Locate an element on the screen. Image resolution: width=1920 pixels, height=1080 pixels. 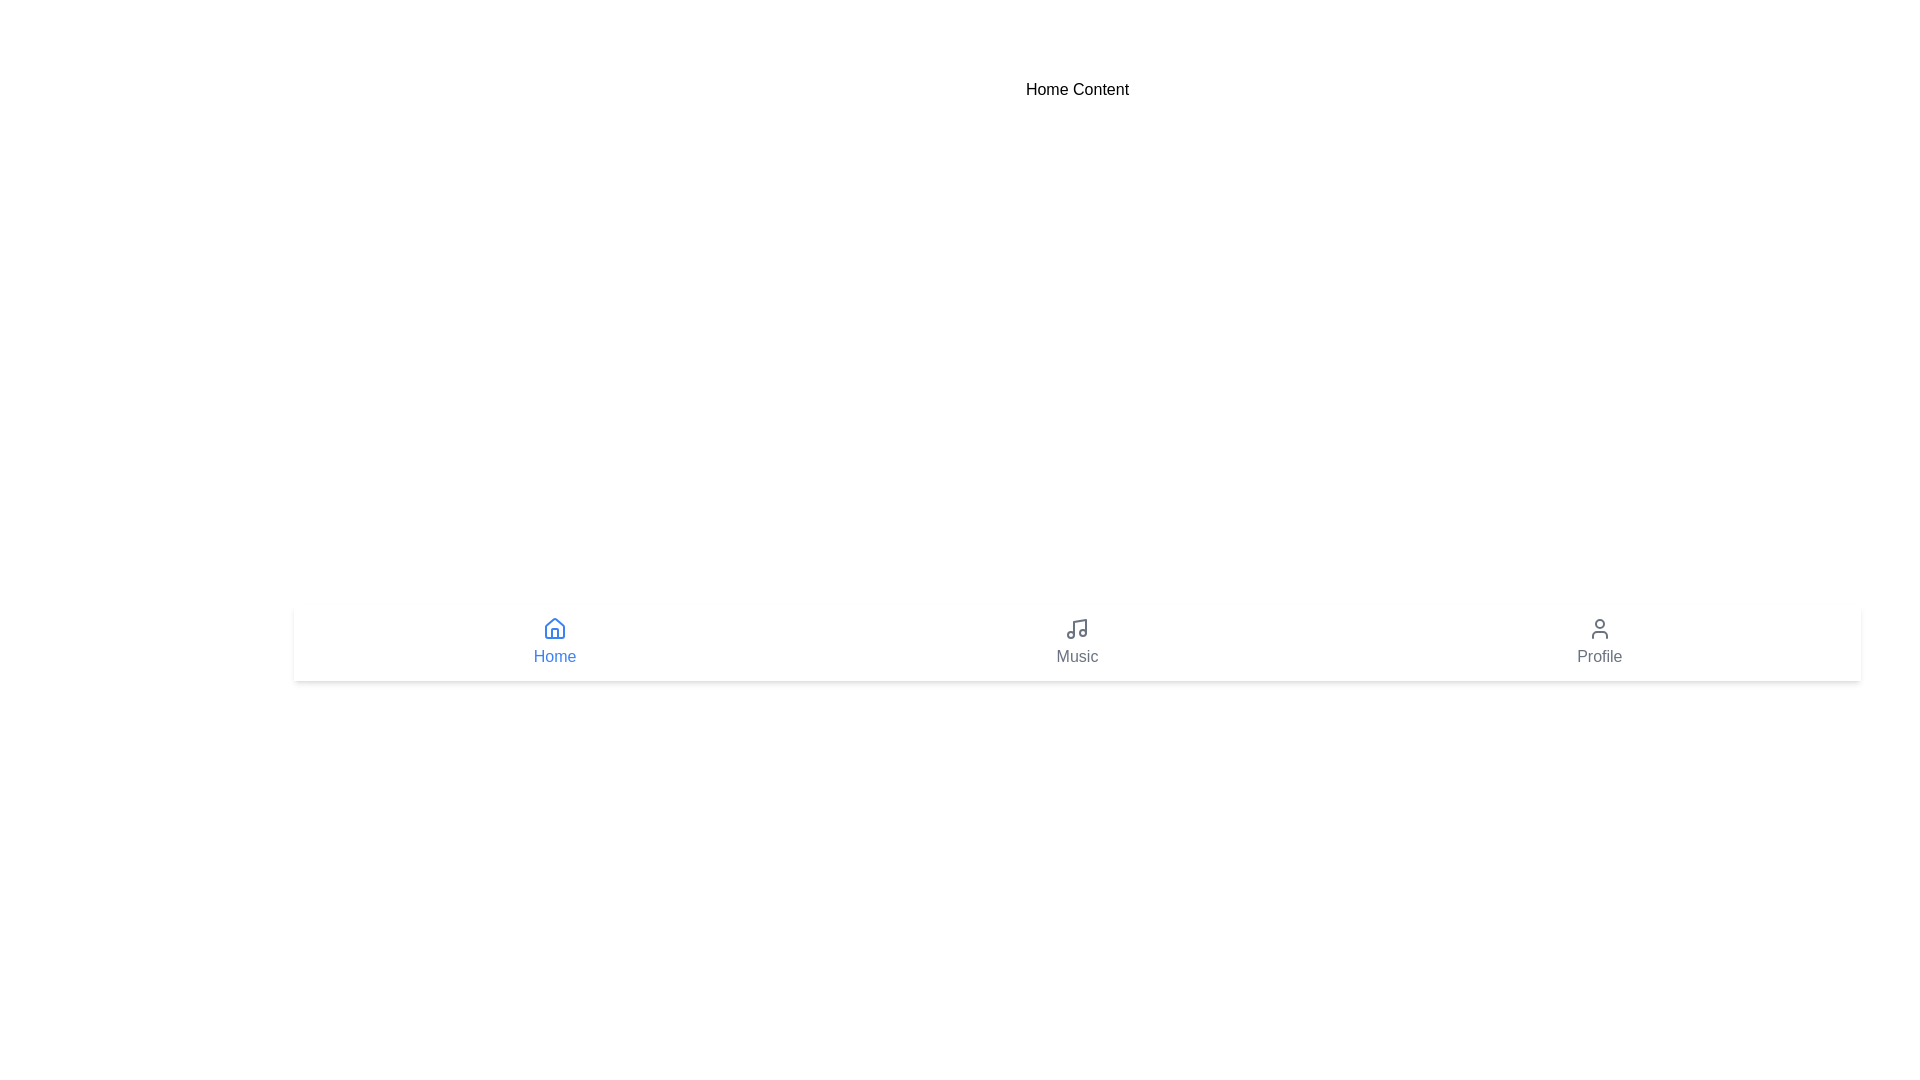
the Navigation button element, which features a blue house icon and the label 'Home' is located at coordinates (555, 643).